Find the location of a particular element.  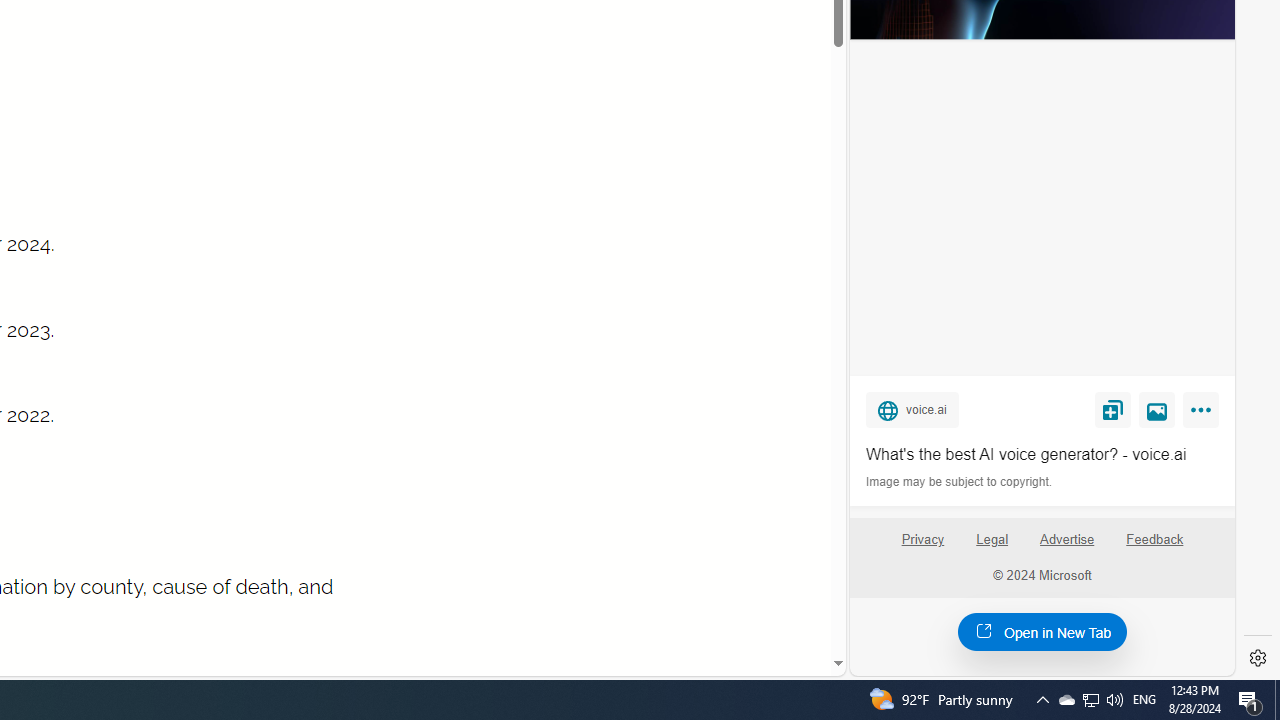

'Privacy' is located at coordinates (921, 547).